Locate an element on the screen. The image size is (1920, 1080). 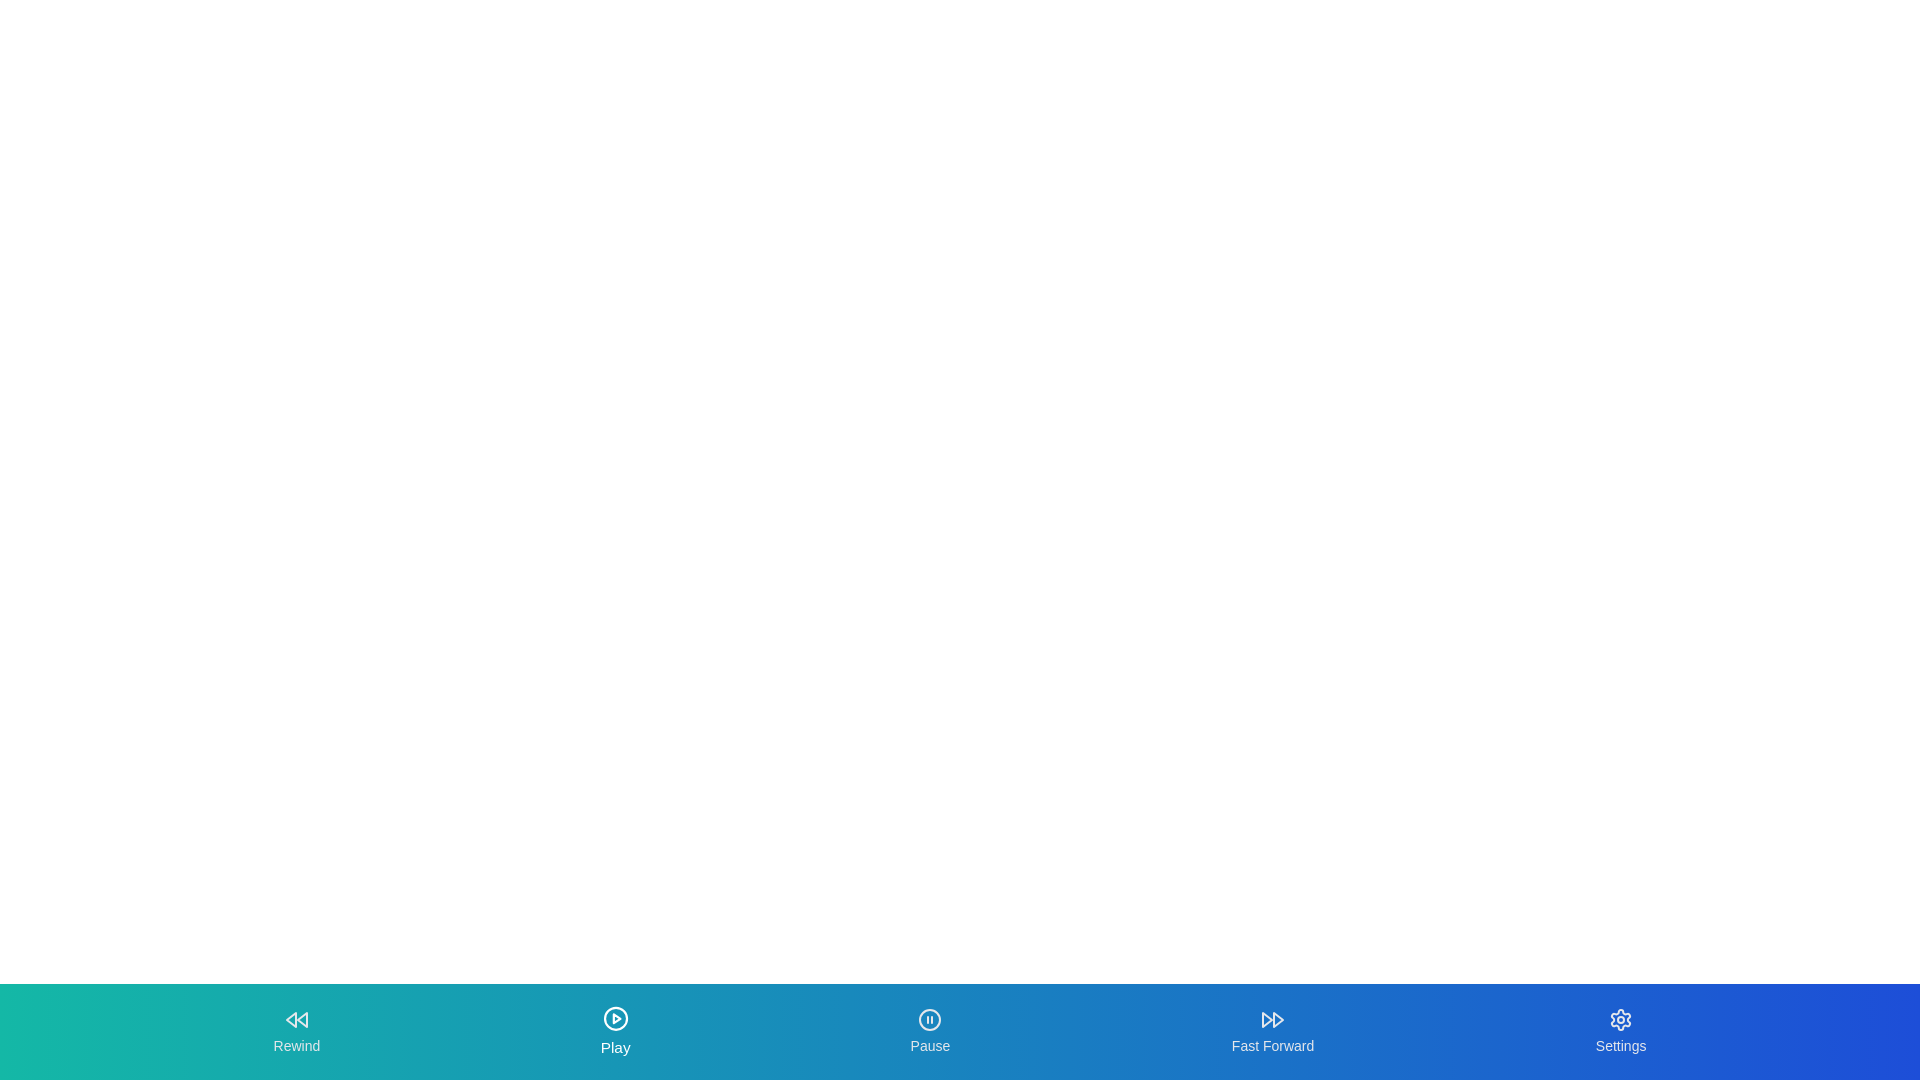
the Fast Forward tab by clicking its button is located at coordinates (1272, 1032).